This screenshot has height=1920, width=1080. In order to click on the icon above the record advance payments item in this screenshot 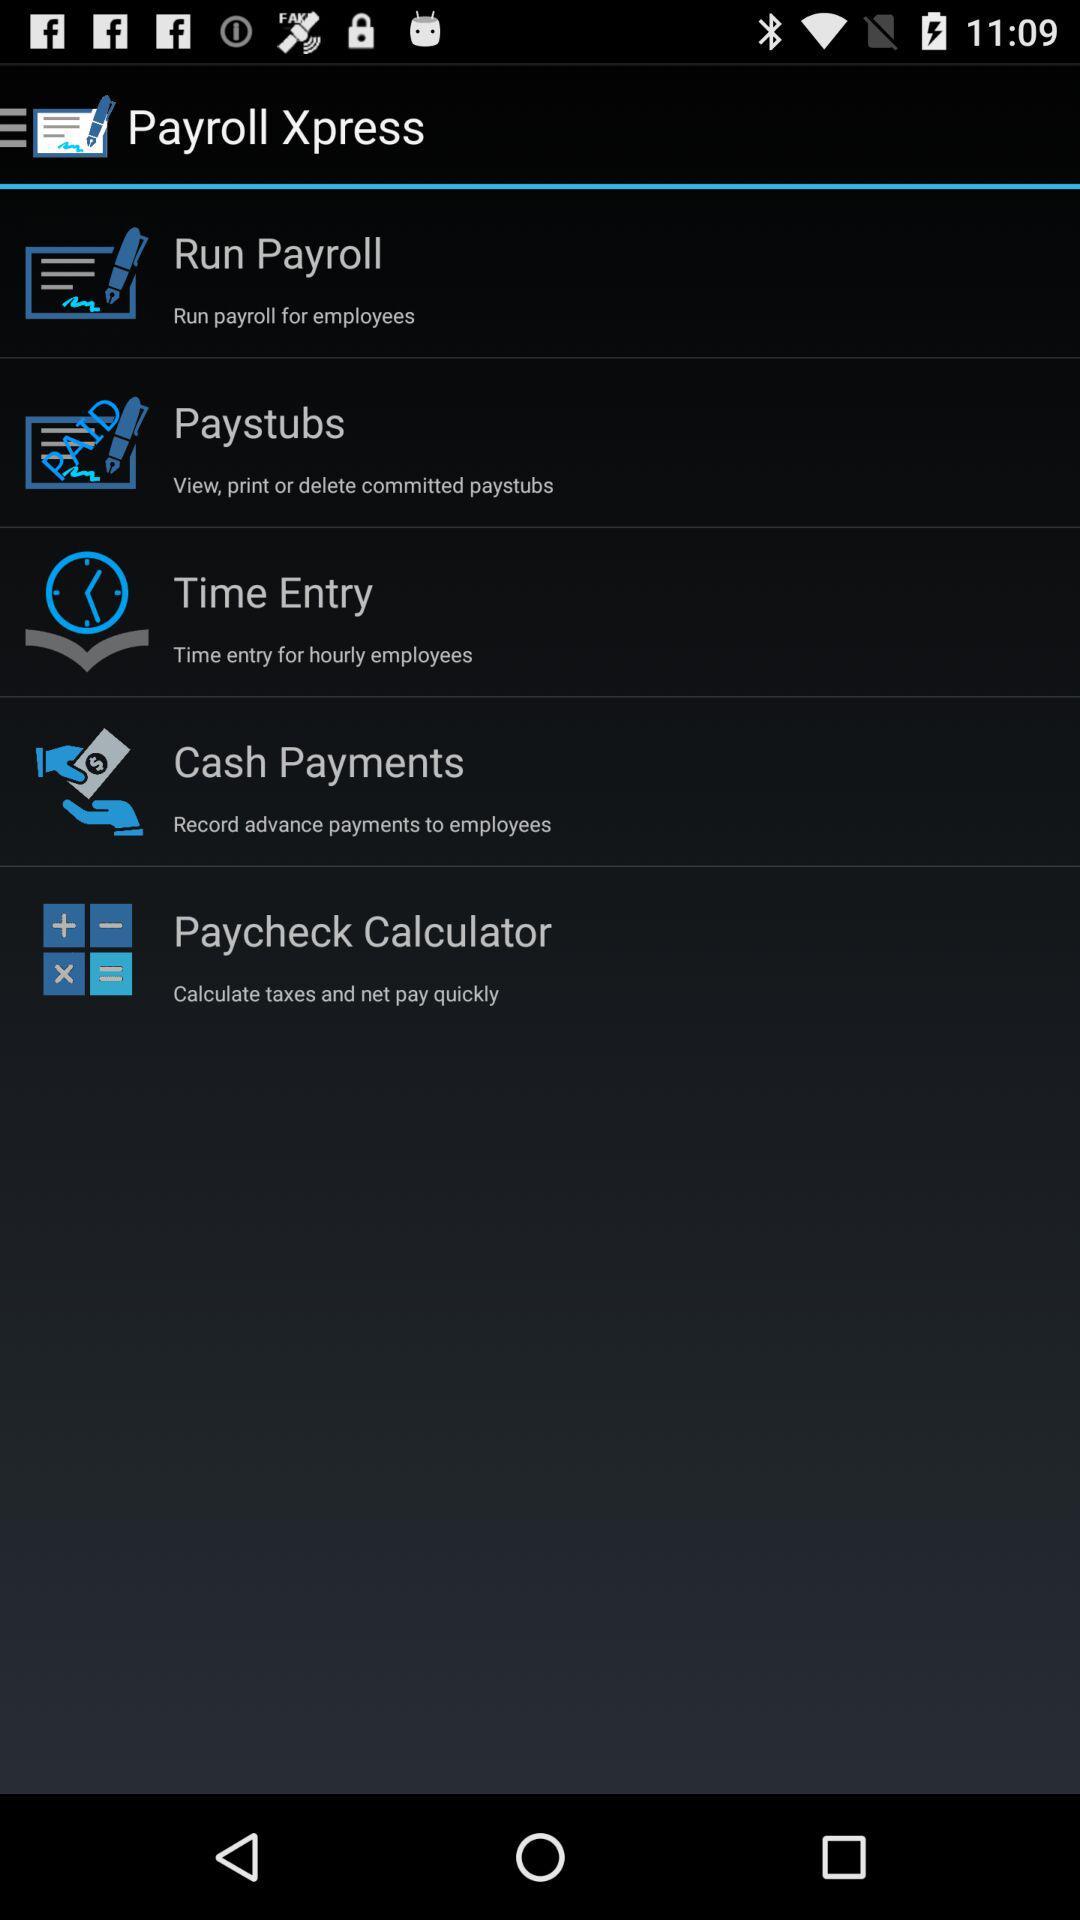, I will do `click(318, 759)`.